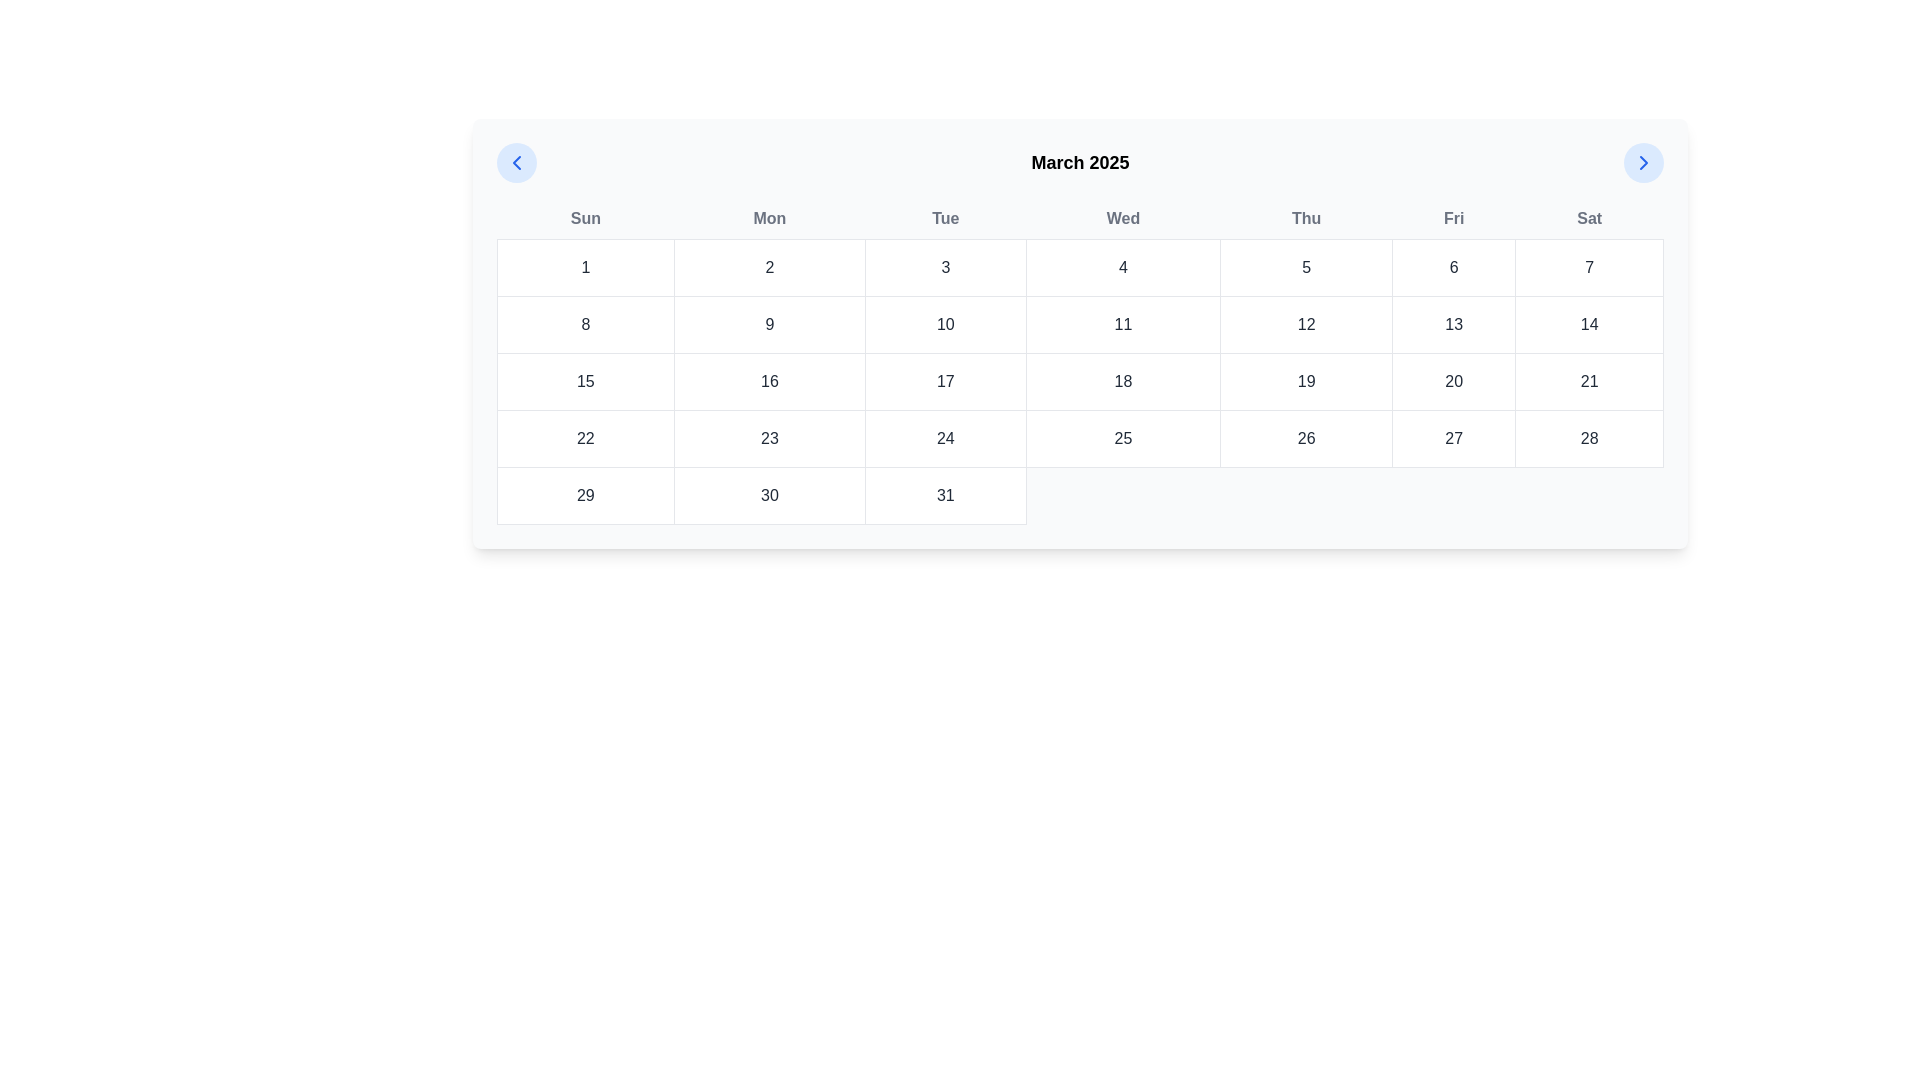 This screenshot has width=1920, height=1080. I want to click on the calendar date cell representing the date '4' under the label 'Wed' in the month view of the calendar, so click(1123, 266).